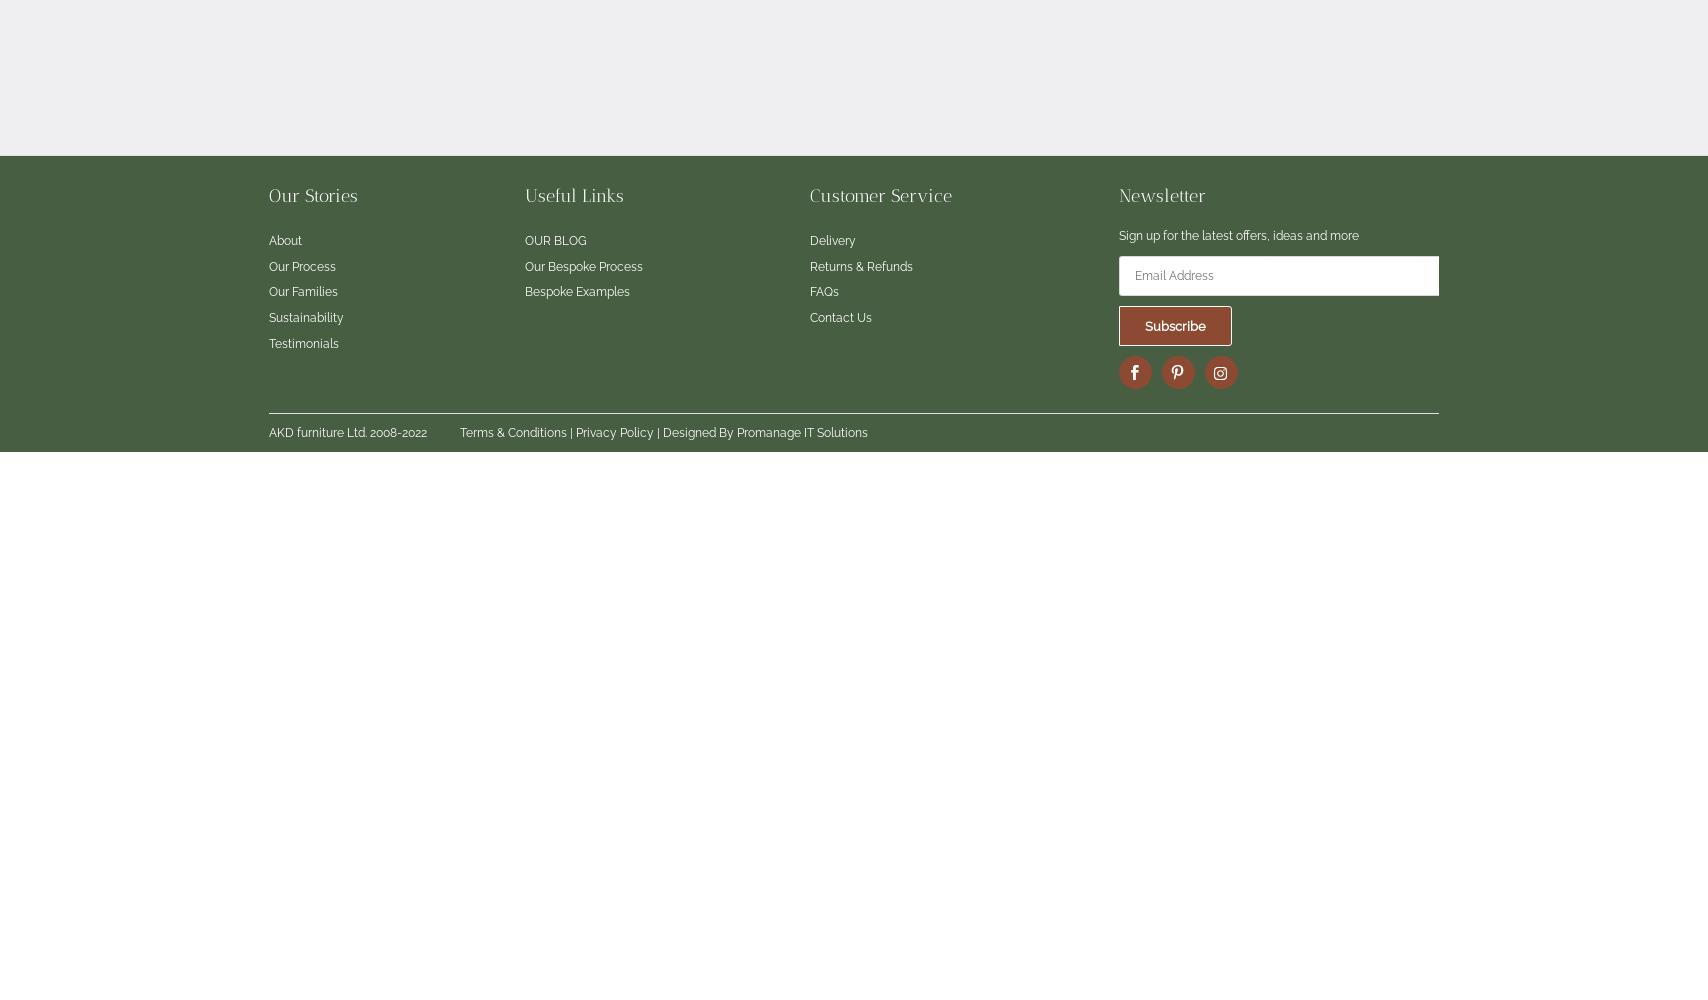 The width and height of the screenshot is (1708, 1000). I want to click on 'Sign up for the latest offers, ideas and more', so click(1238, 235).